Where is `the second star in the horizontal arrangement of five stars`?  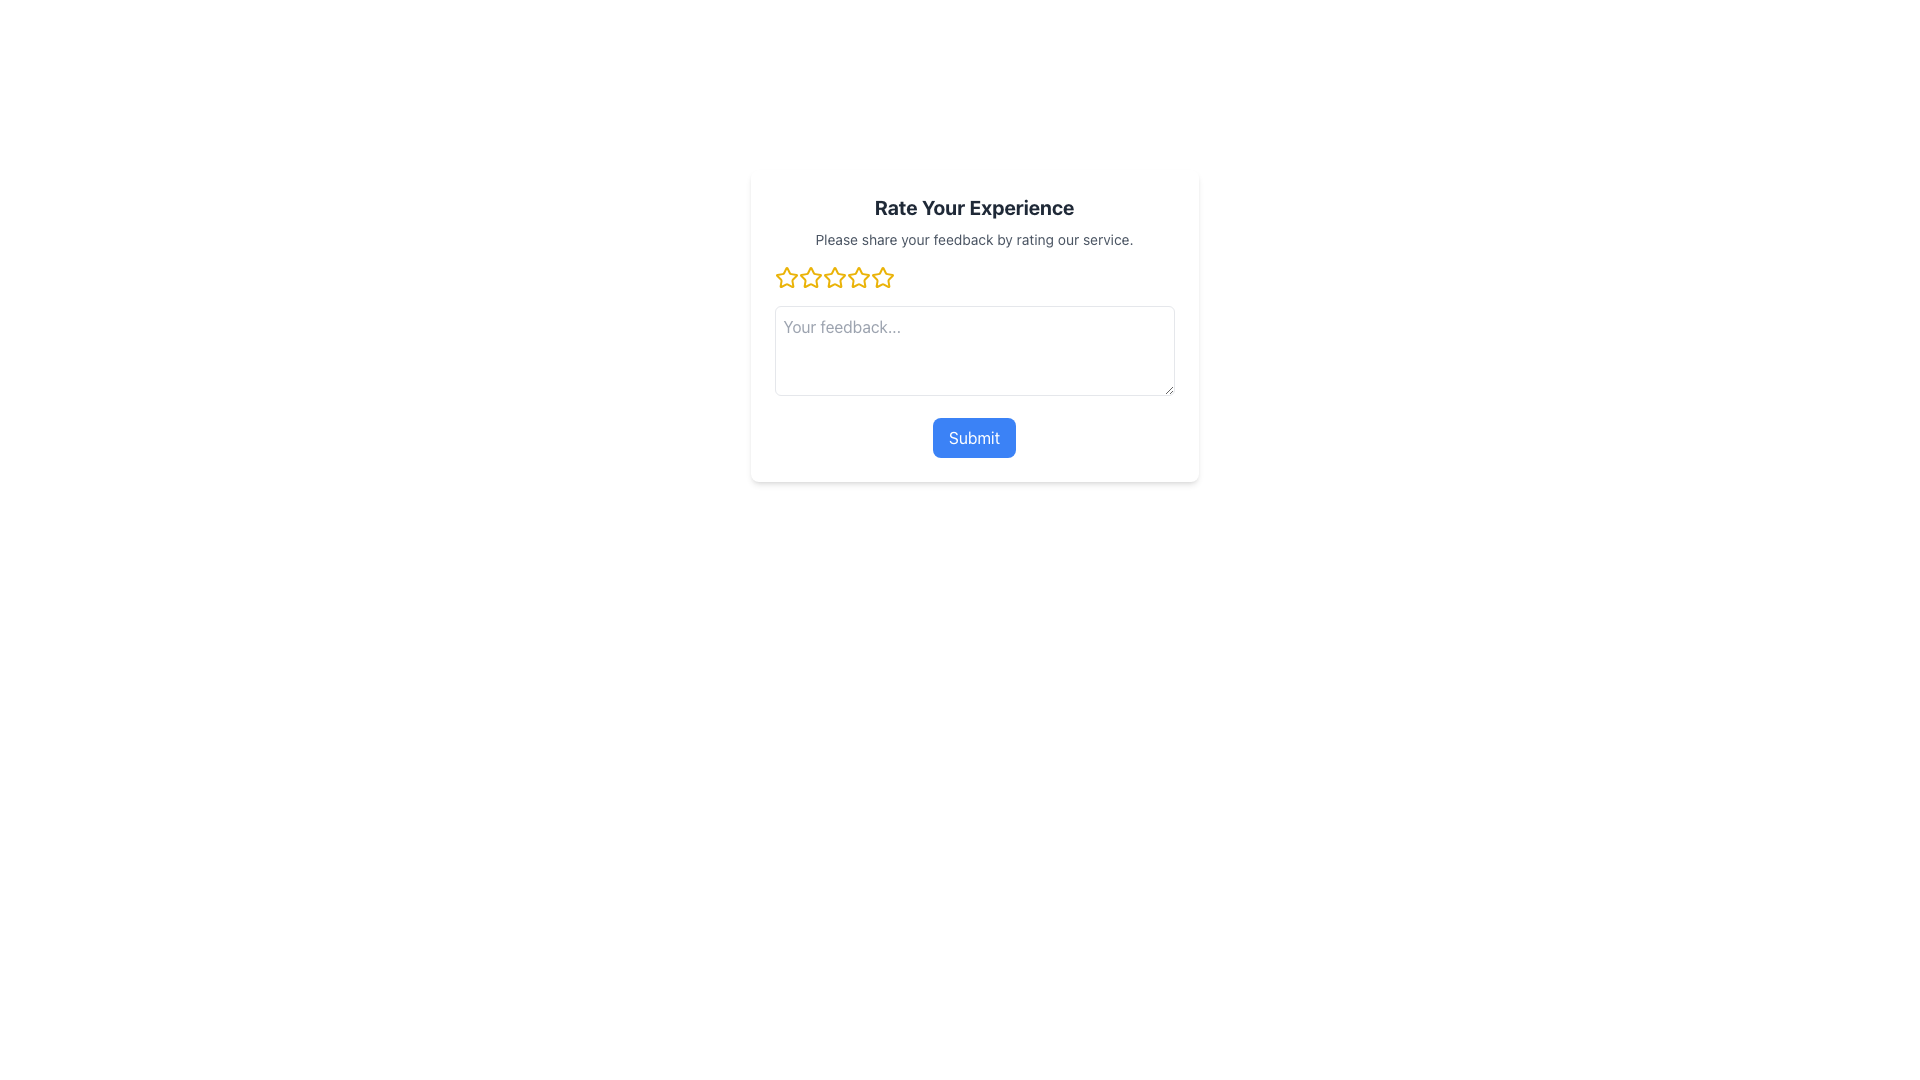
the second star in the horizontal arrangement of five stars is located at coordinates (810, 277).